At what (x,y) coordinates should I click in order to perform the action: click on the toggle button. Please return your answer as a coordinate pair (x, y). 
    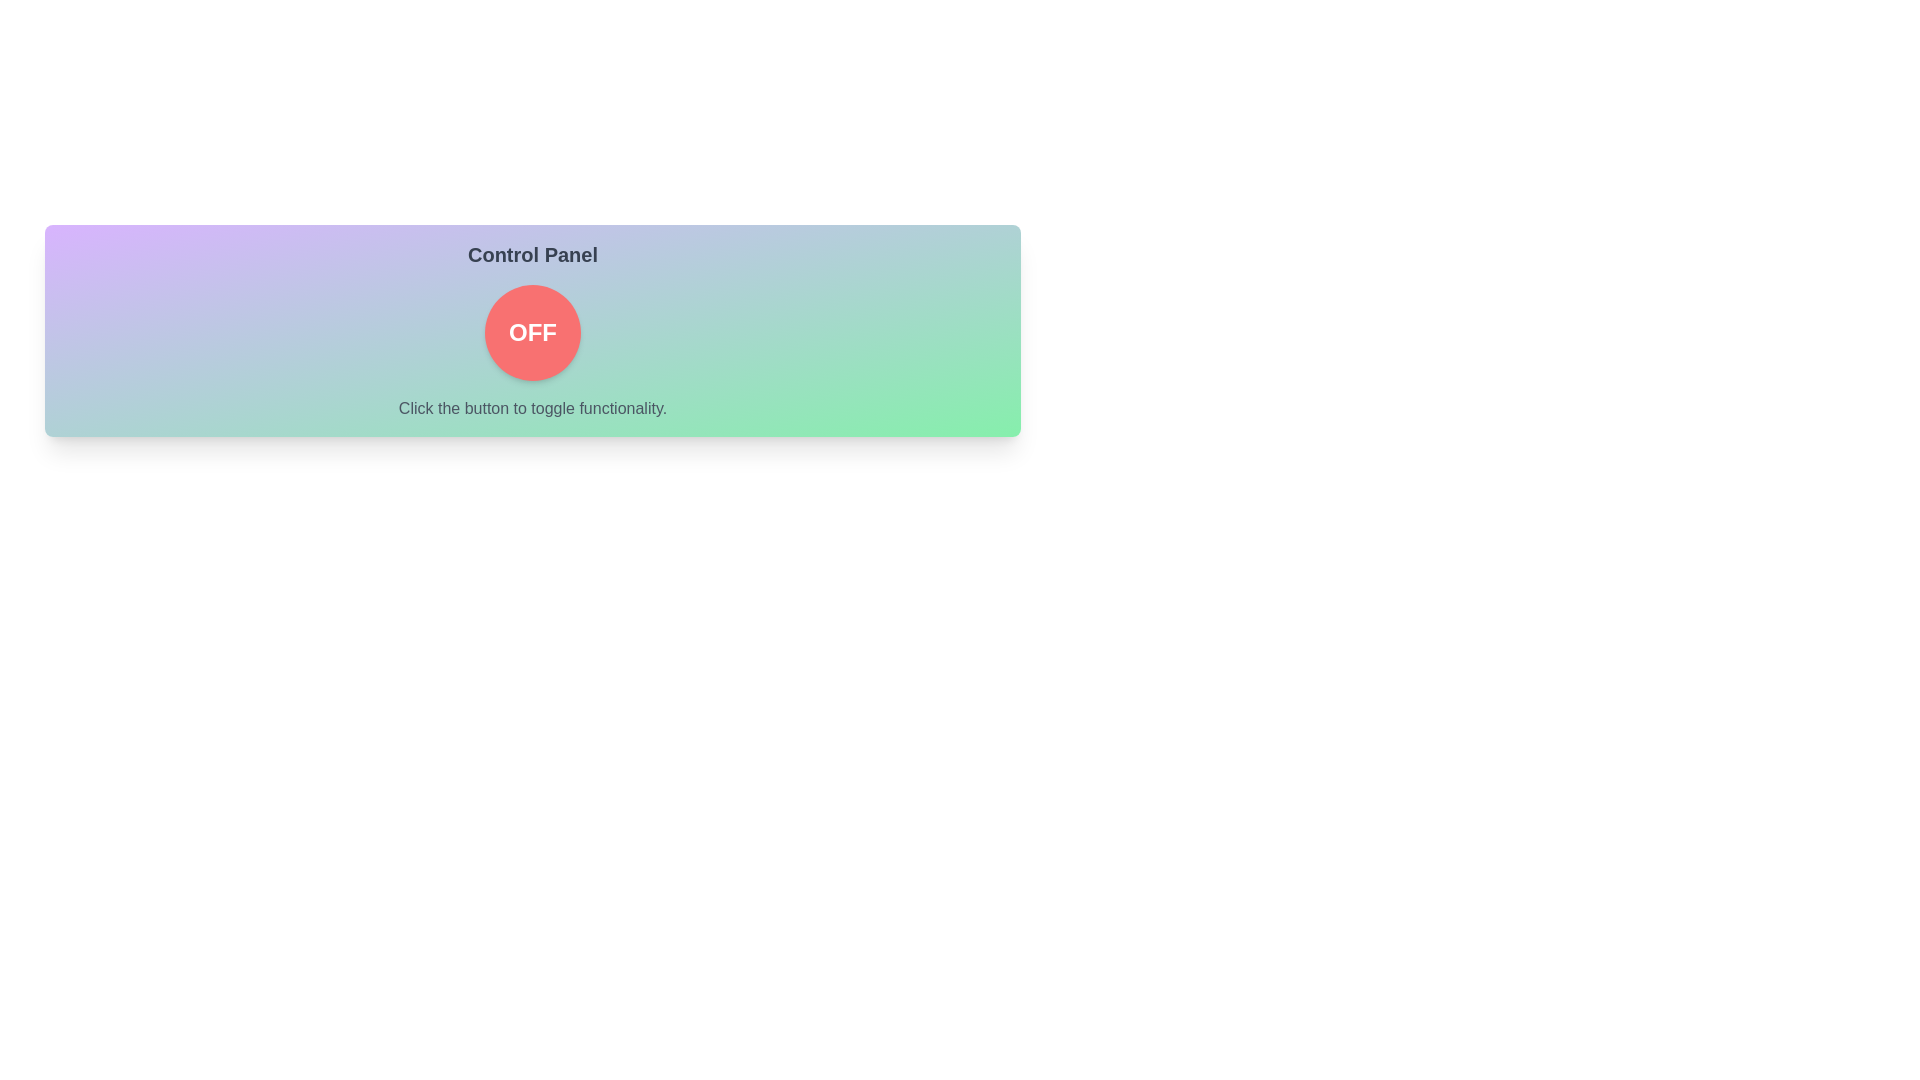
    Looking at the image, I should click on (532, 331).